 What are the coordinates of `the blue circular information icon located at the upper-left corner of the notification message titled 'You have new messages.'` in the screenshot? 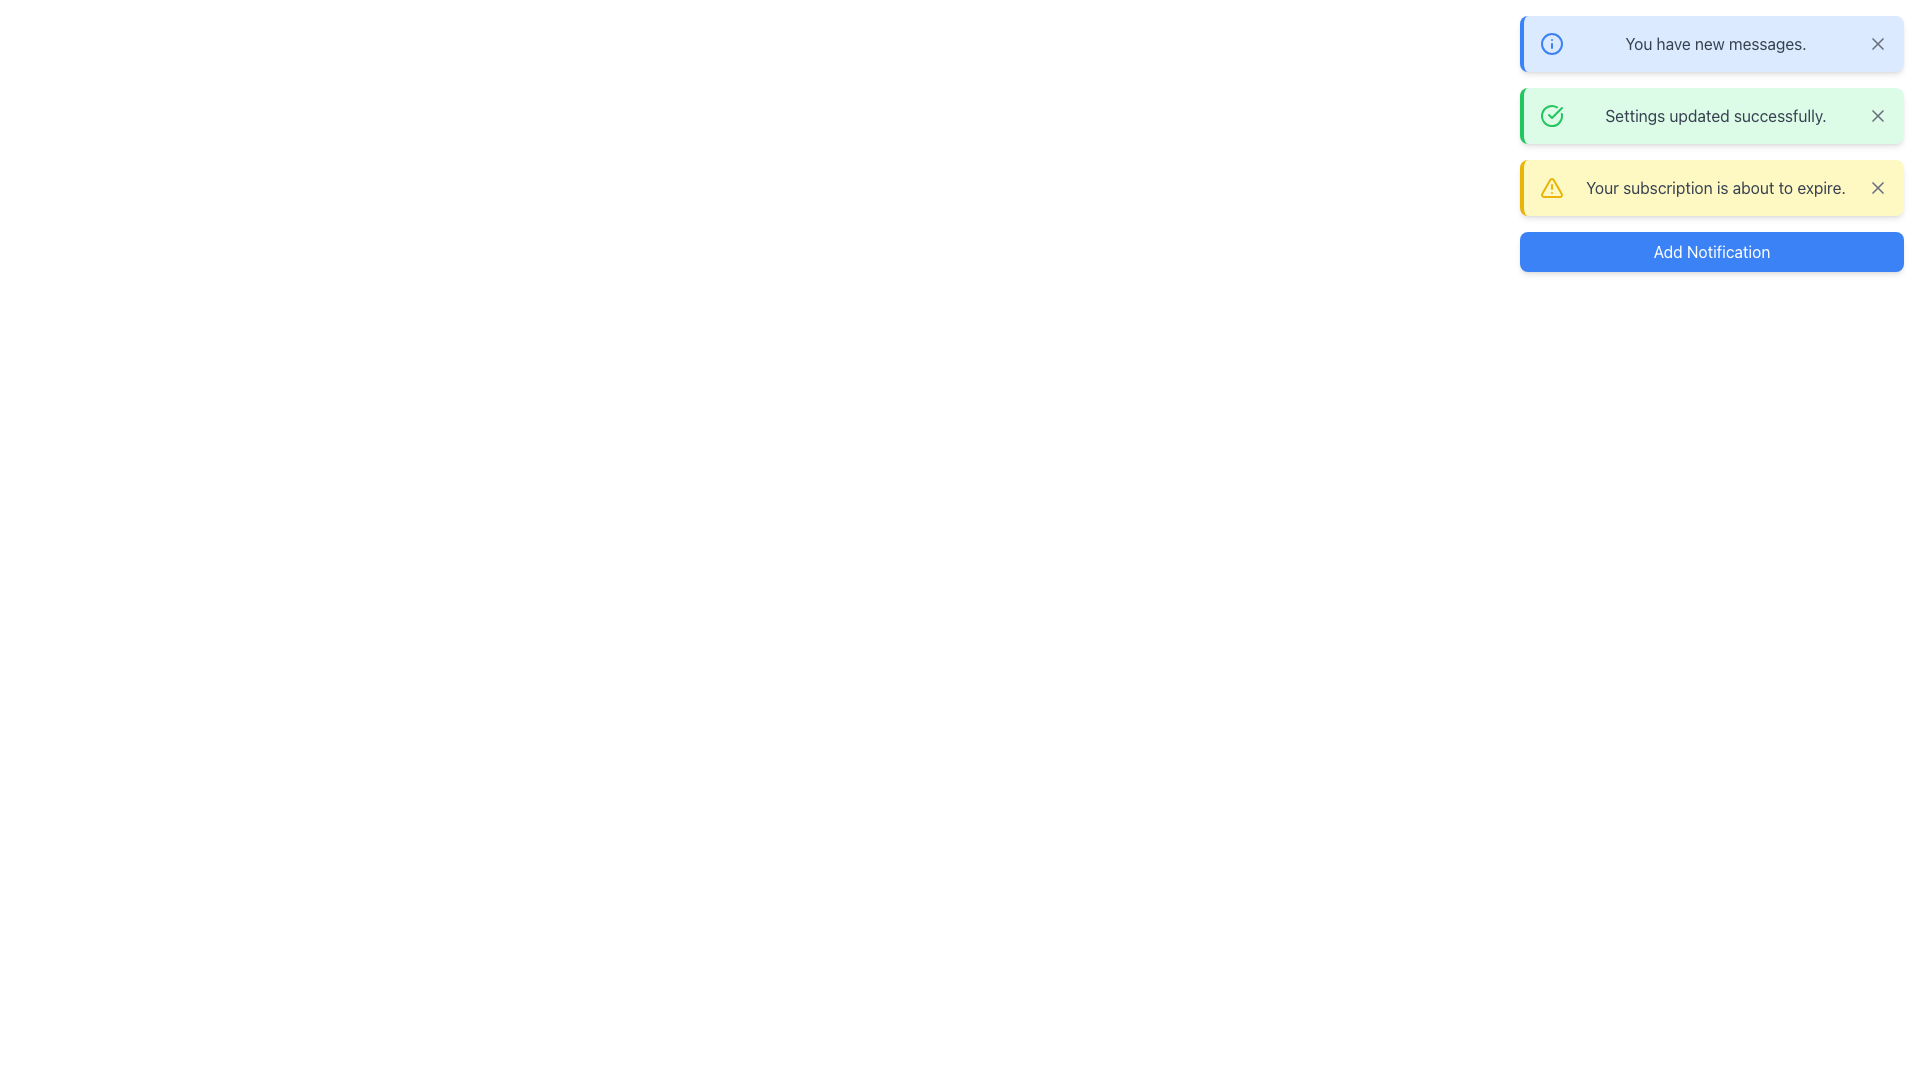 It's located at (1550, 43).